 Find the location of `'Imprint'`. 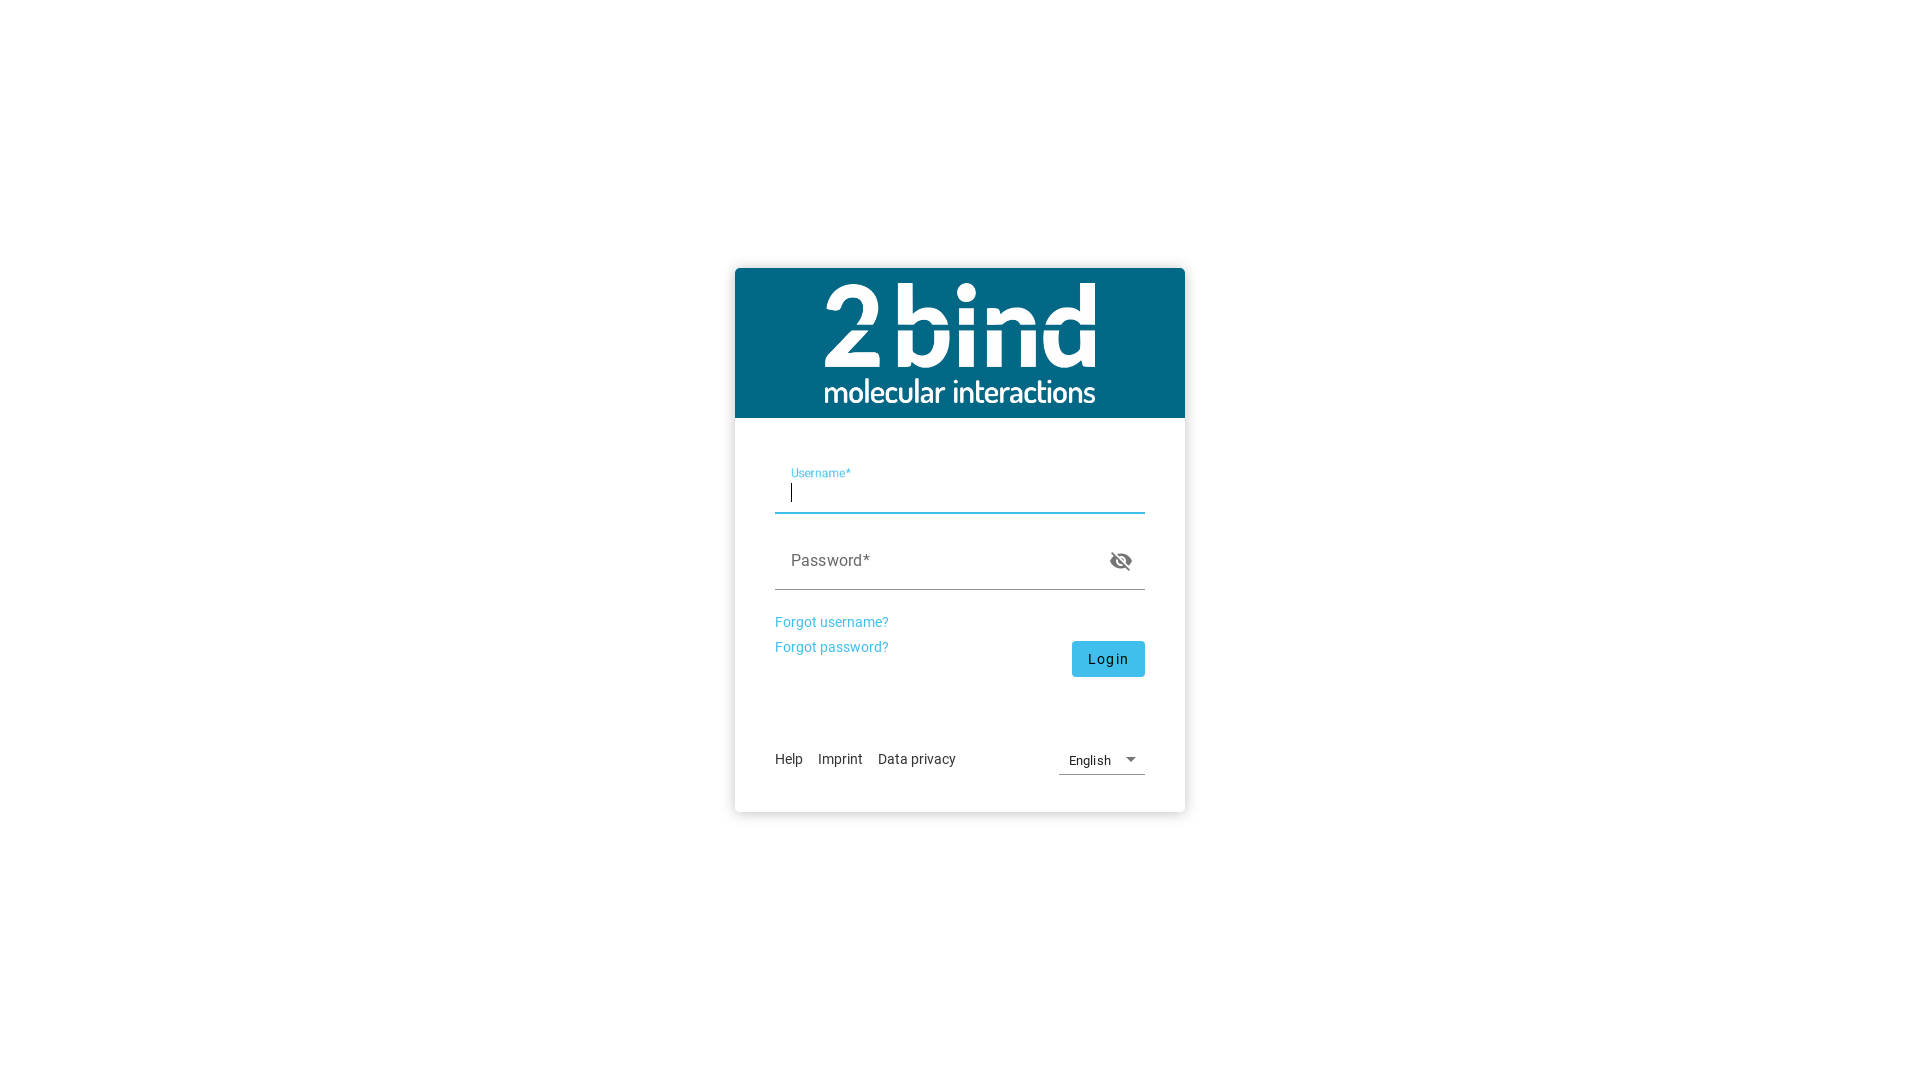

'Imprint' is located at coordinates (845, 759).